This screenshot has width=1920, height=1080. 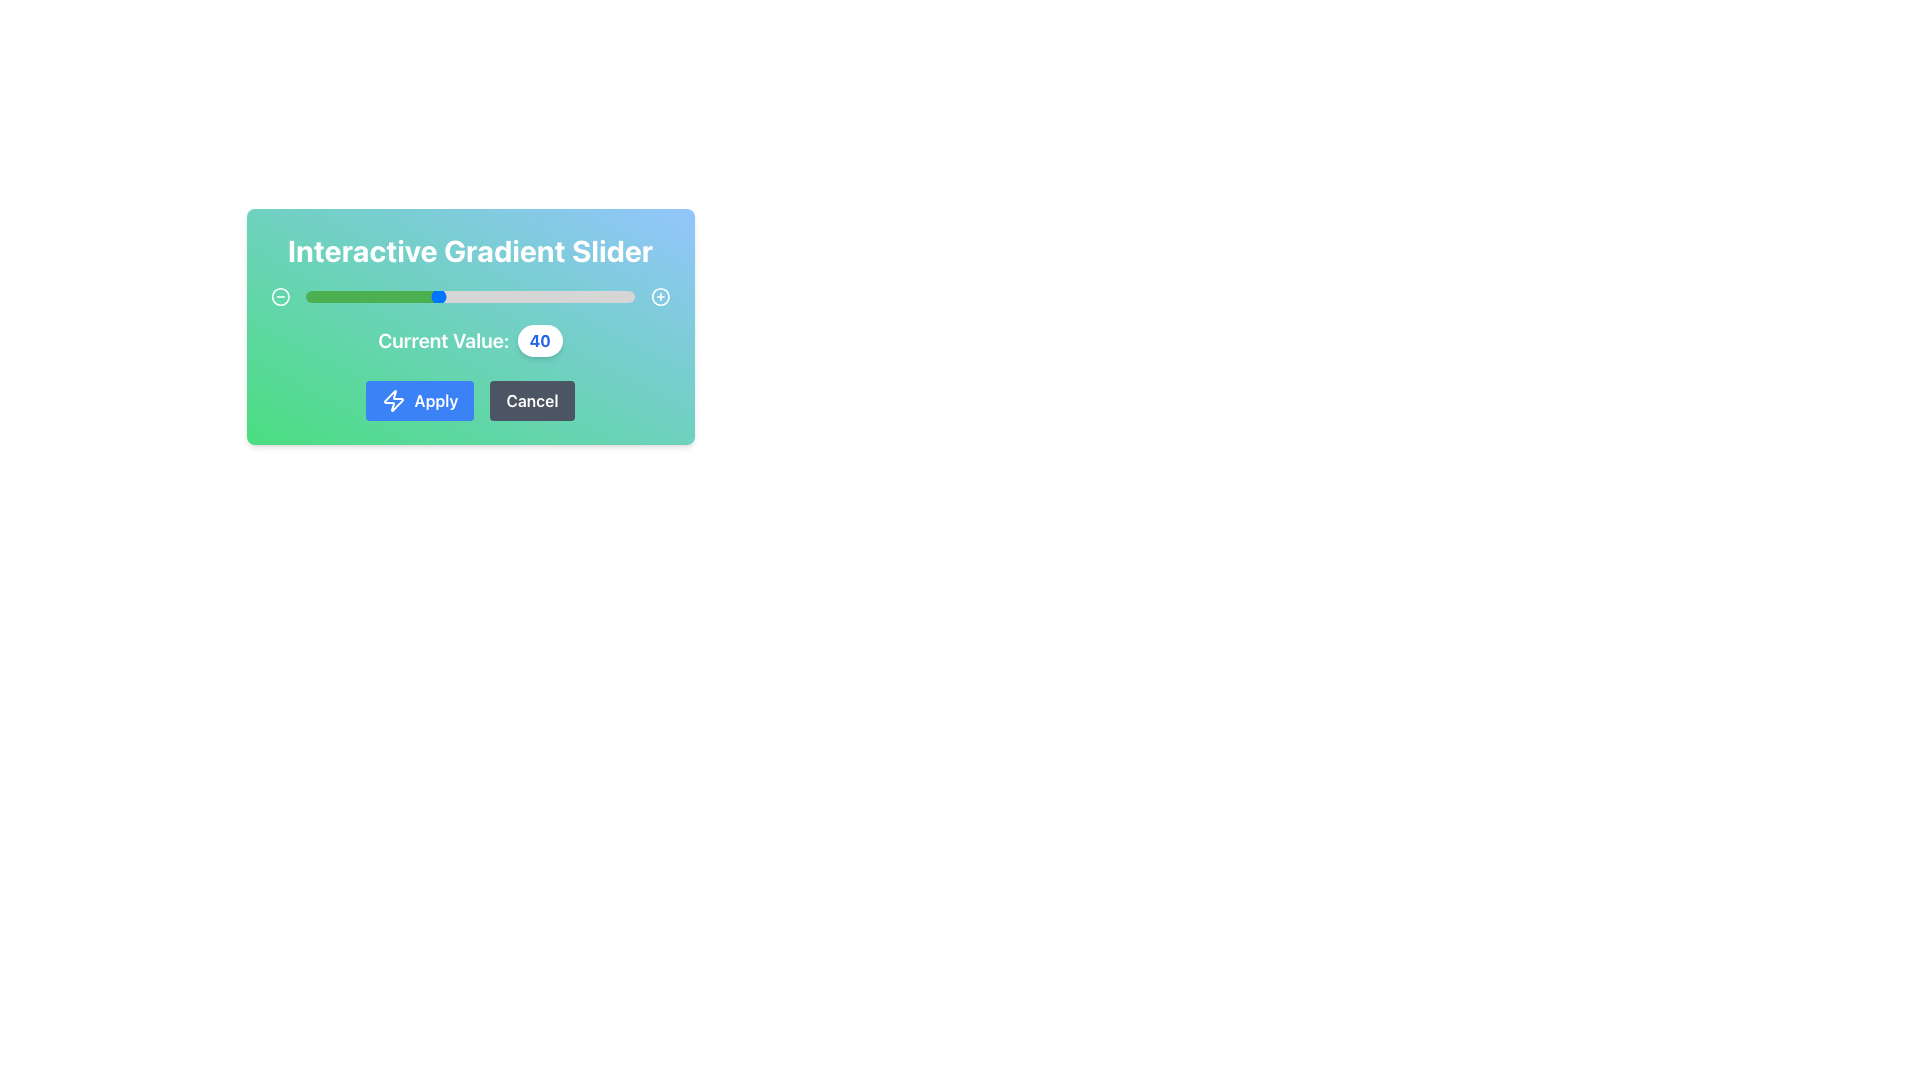 What do you see at coordinates (528, 297) in the screenshot?
I see `the slider` at bounding box center [528, 297].